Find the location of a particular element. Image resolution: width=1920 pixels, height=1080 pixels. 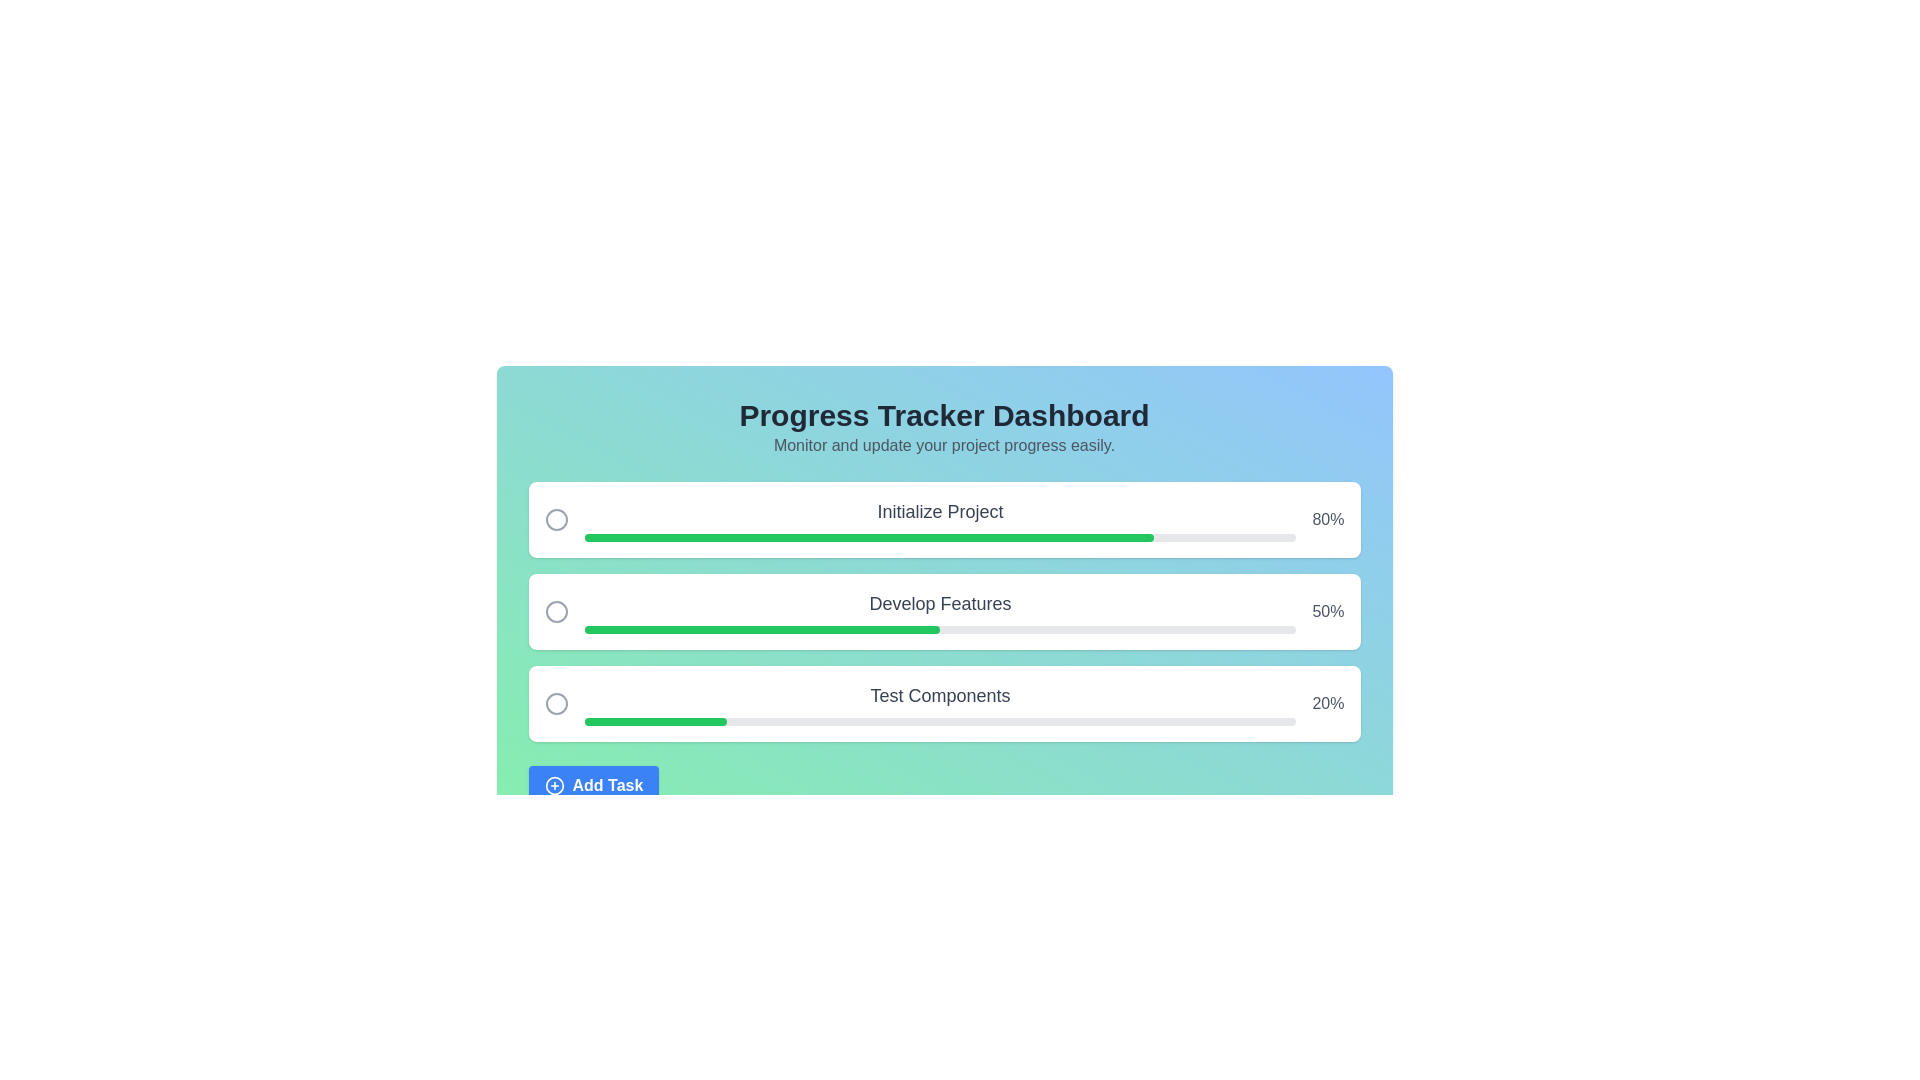

the percentage progress text located in the bottom-right corner of the 'Test Components' section, immediately to the right of the progress bar is located at coordinates (1328, 703).